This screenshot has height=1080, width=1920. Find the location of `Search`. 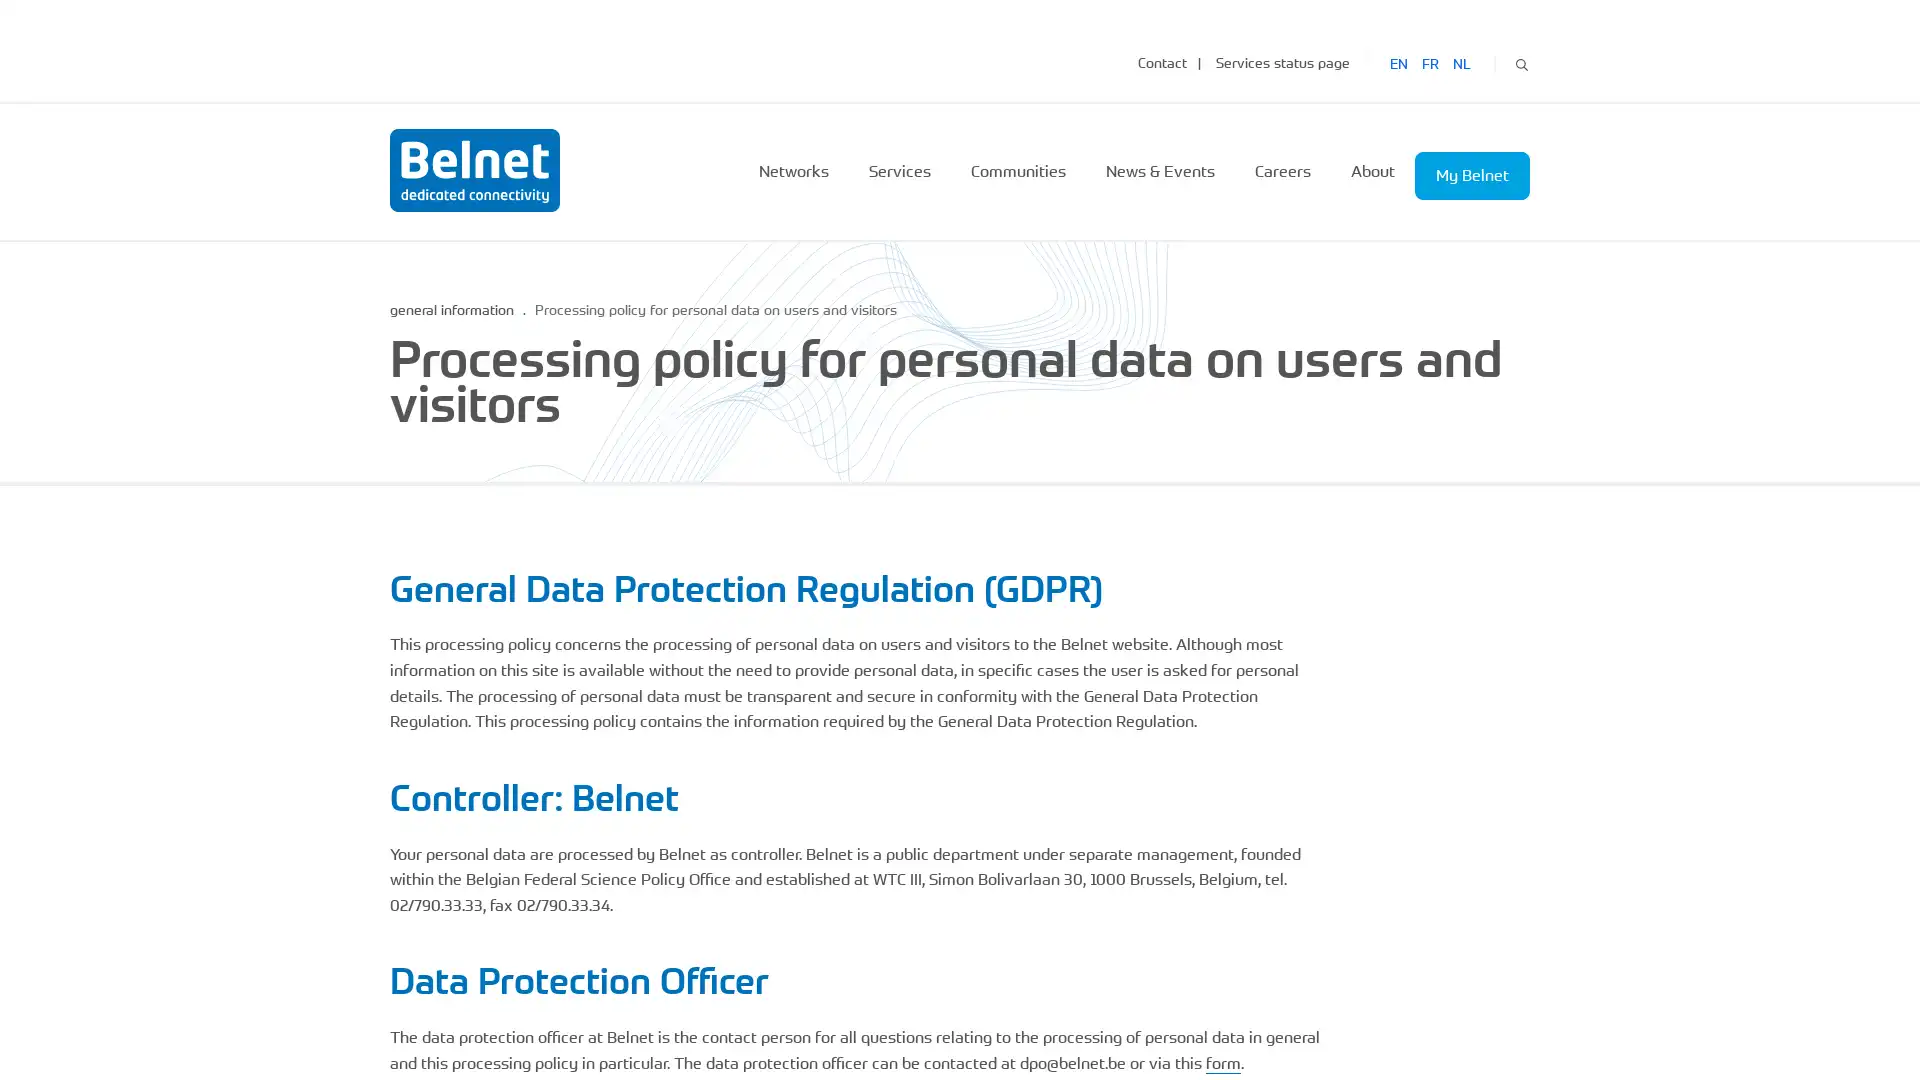

Search is located at coordinates (1520, 61).